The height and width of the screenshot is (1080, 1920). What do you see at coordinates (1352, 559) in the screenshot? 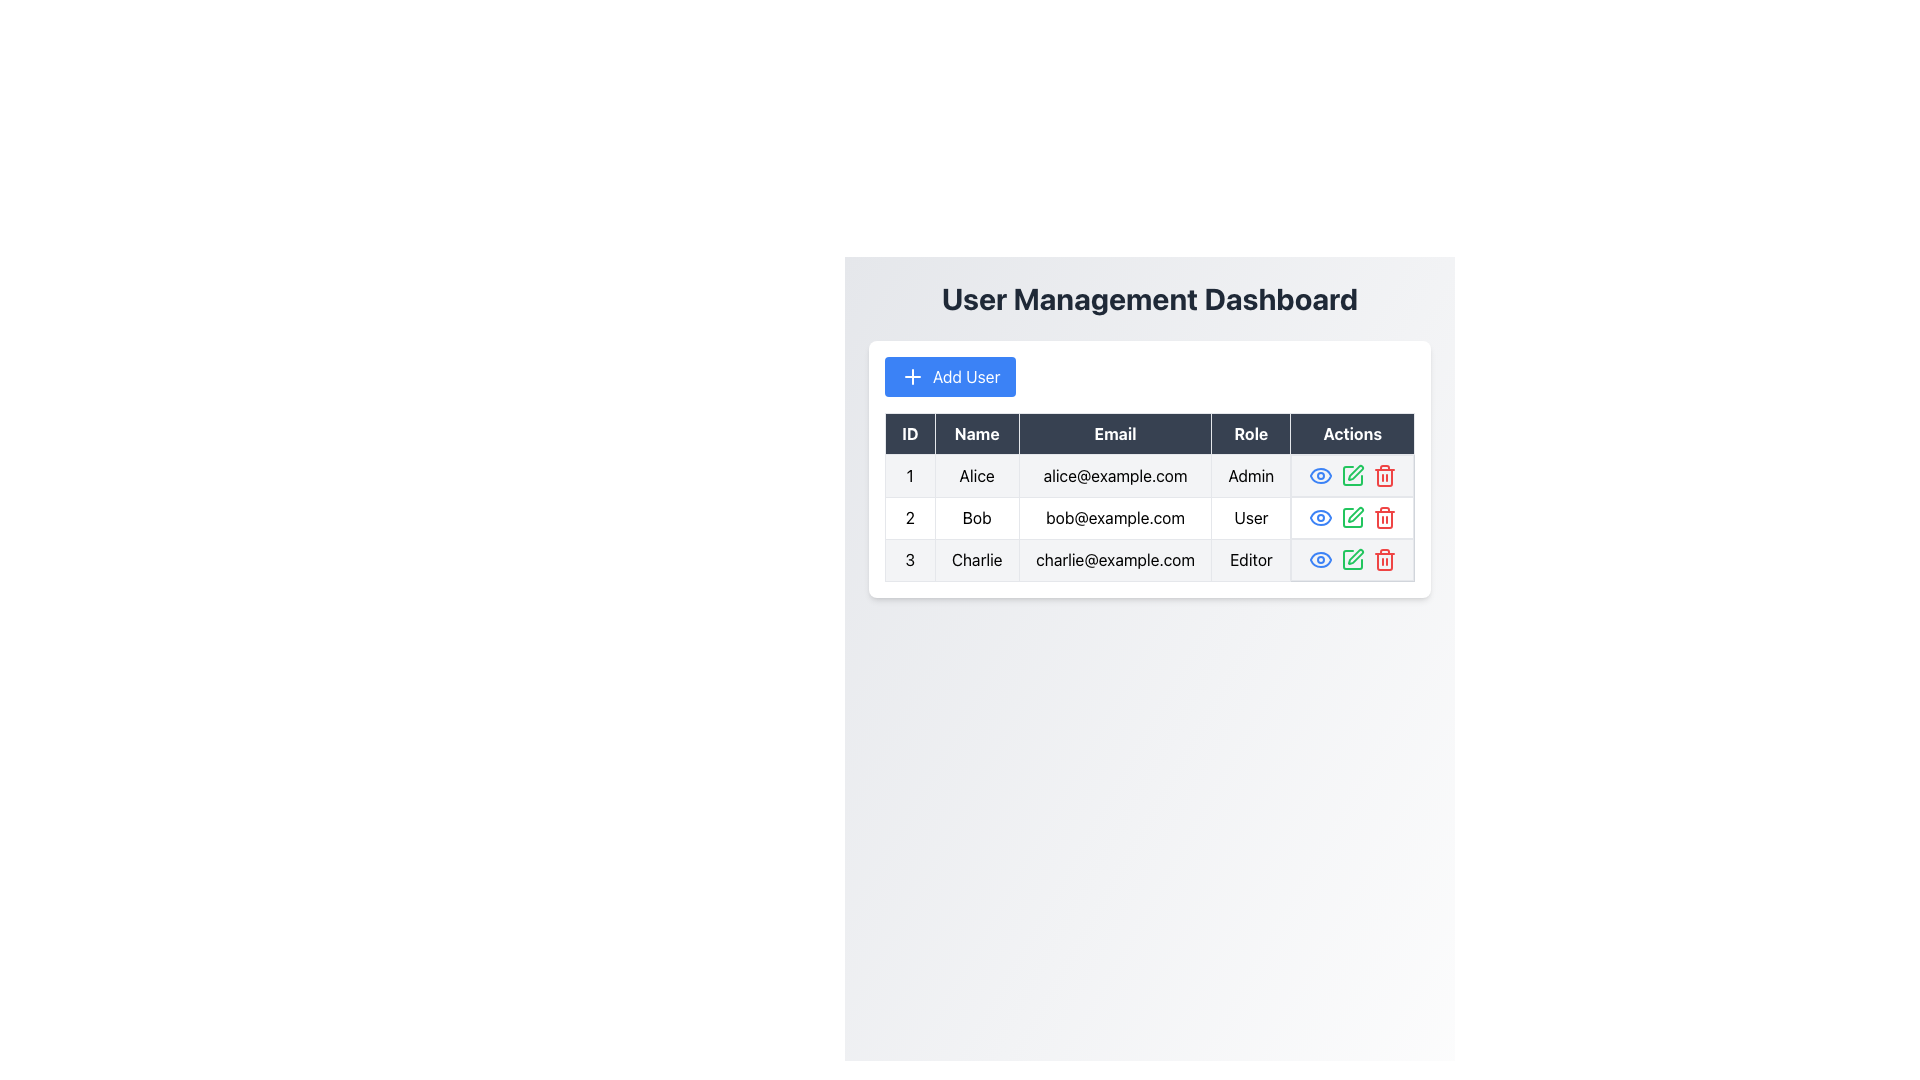
I see `the interactive icon button in the 'Actions' column of the third row for the user 'Charlie' to initiate editing` at bounding box center [1352, 559].